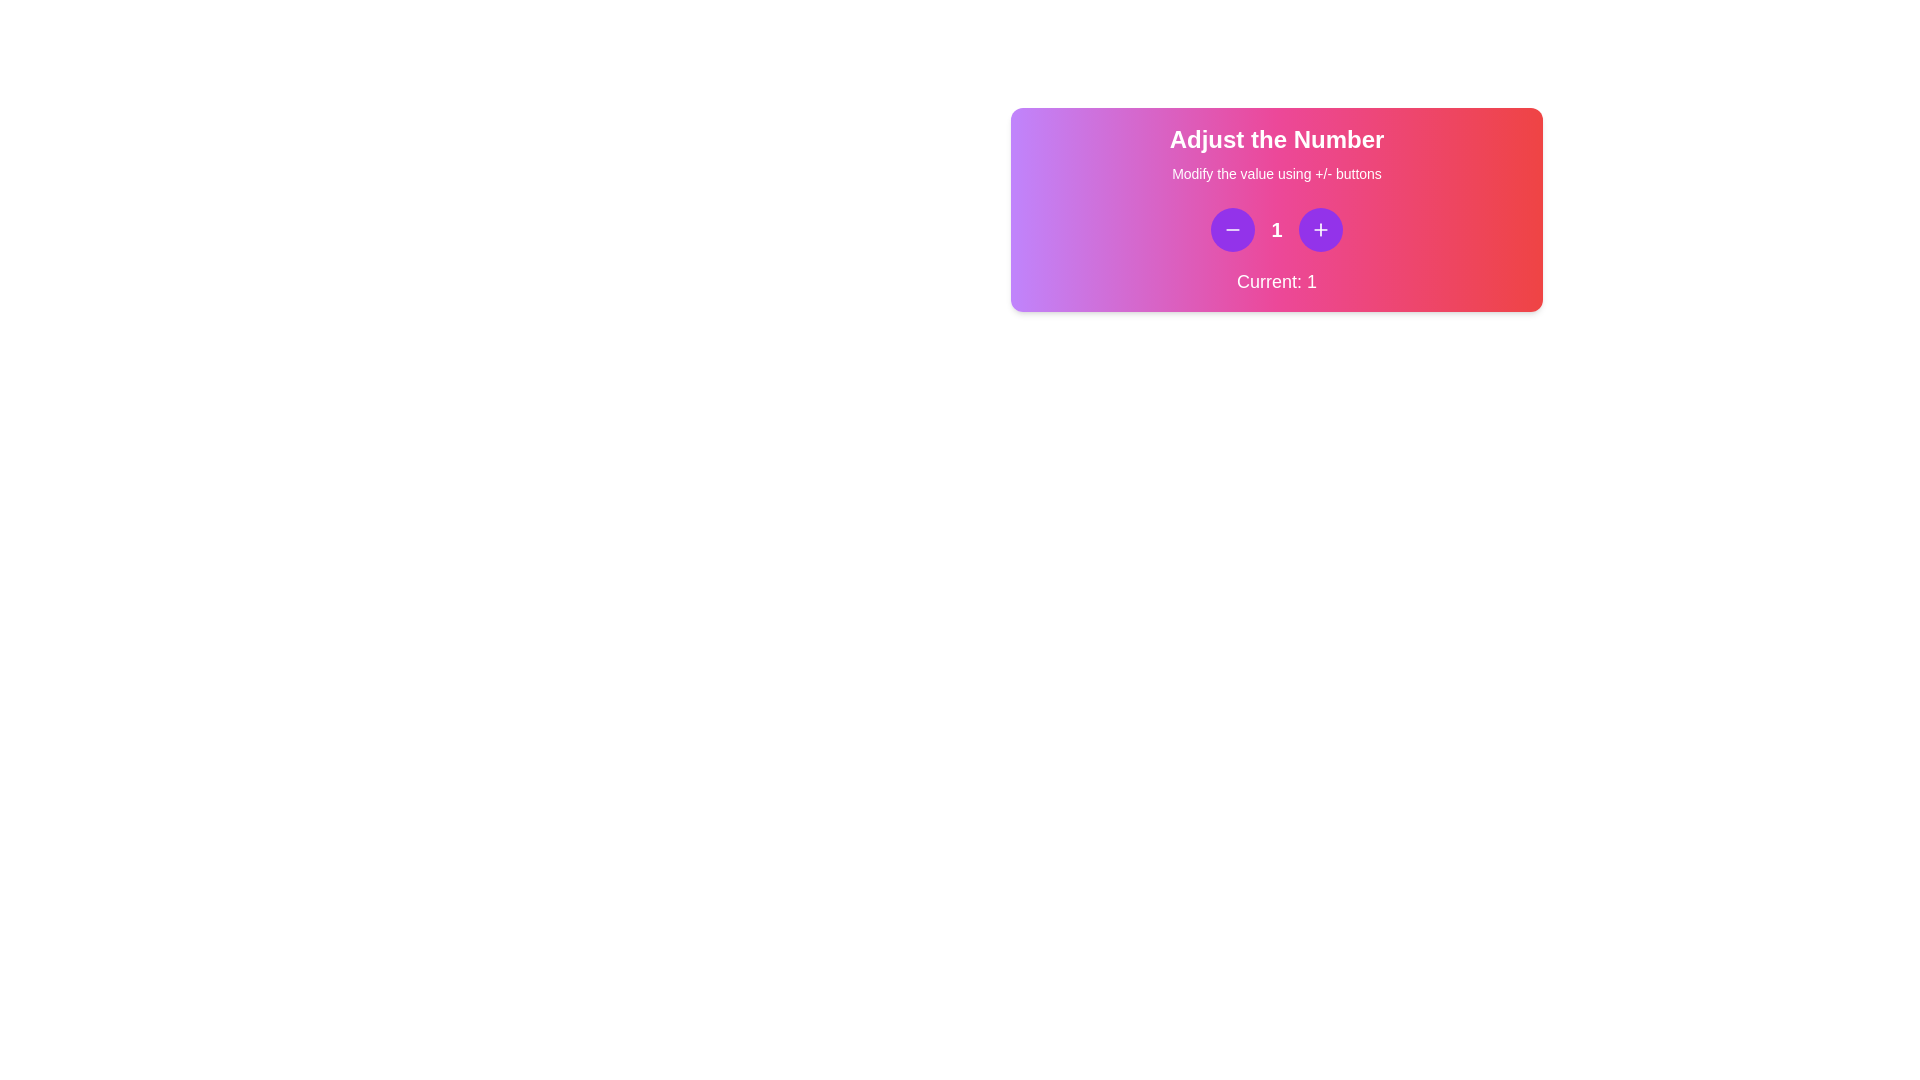 The image size is (1920, 1080). What do you see at coordinates (1232, 229) in the screenshot?
I see `the circular purple button with a minus '-' symbol in its center to decrease the number displayed next to it` at bounding box center [1232, 229].